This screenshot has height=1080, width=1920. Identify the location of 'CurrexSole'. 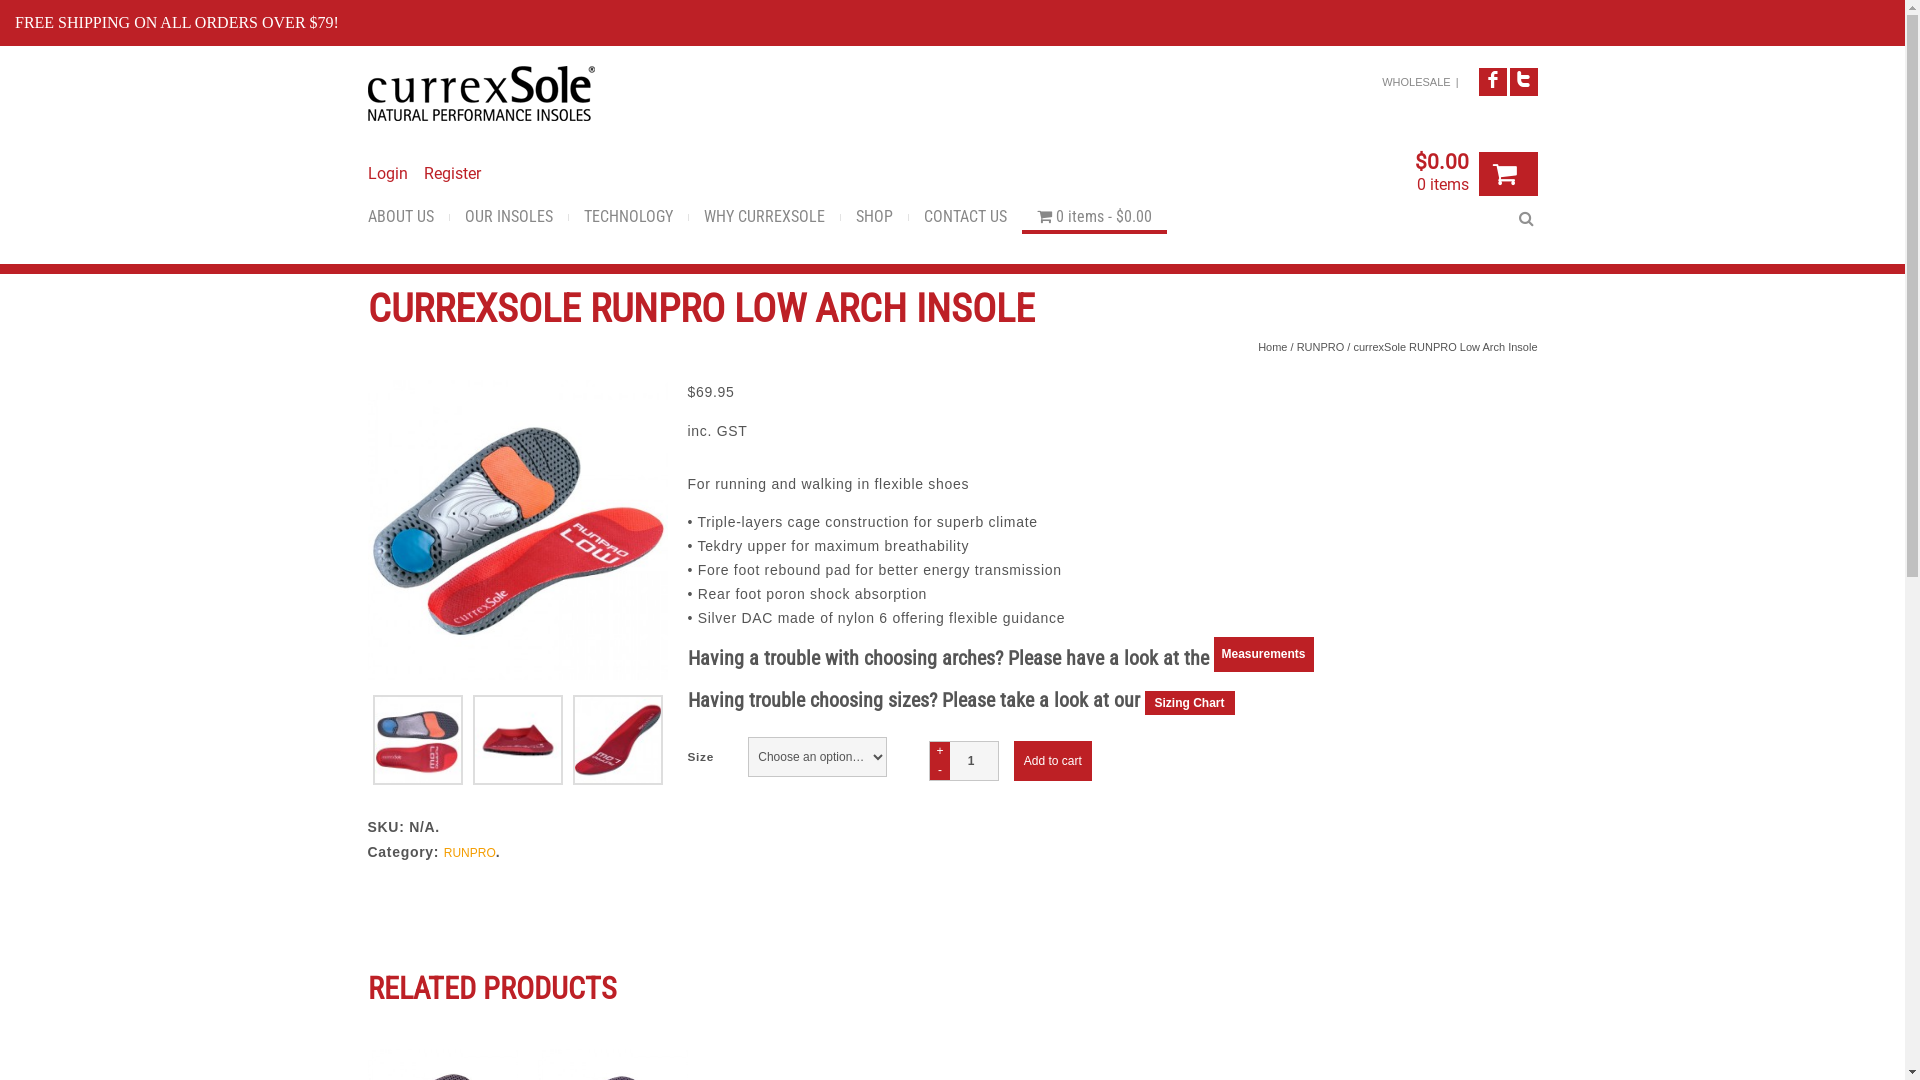
(481, 93).